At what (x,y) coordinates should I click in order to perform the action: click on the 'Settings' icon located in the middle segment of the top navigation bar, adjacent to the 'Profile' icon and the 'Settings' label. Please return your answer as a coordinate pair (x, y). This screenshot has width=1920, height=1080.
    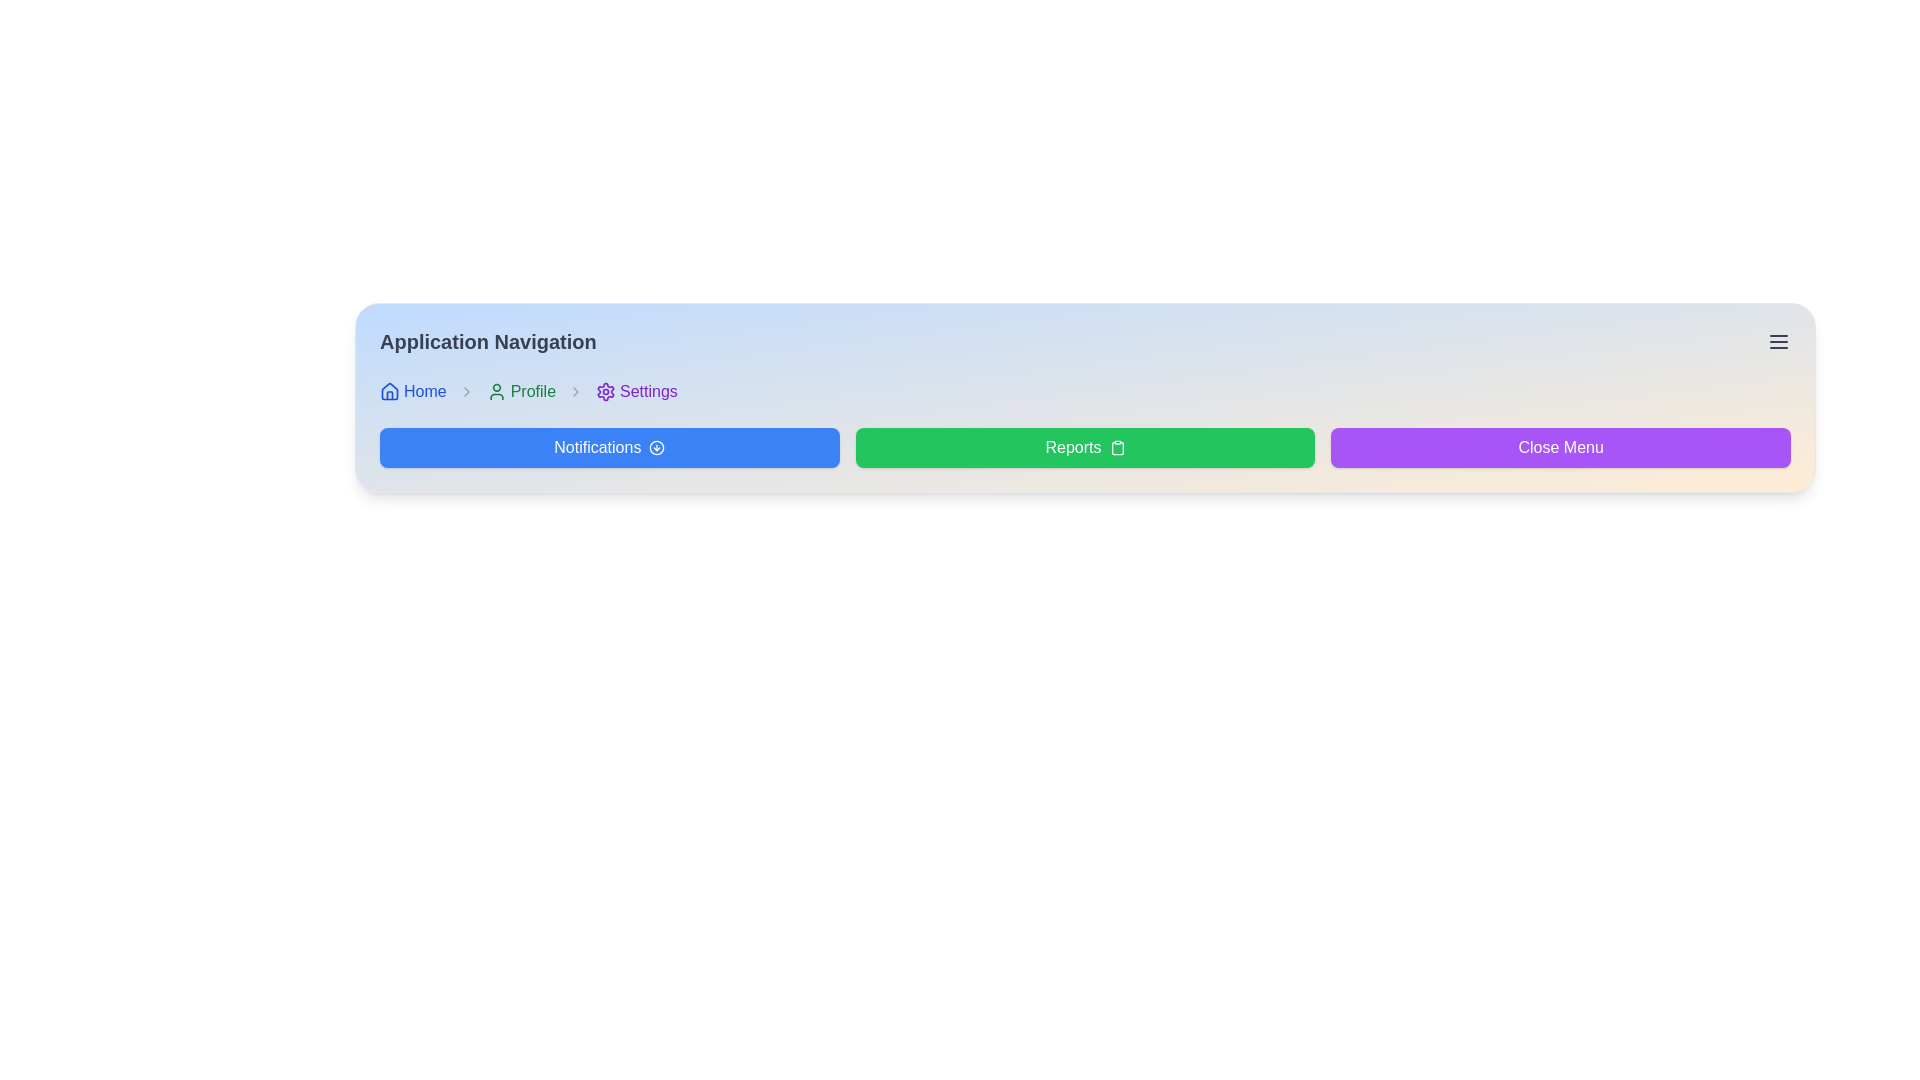
    Looking at the image, I should click on (605, 392).